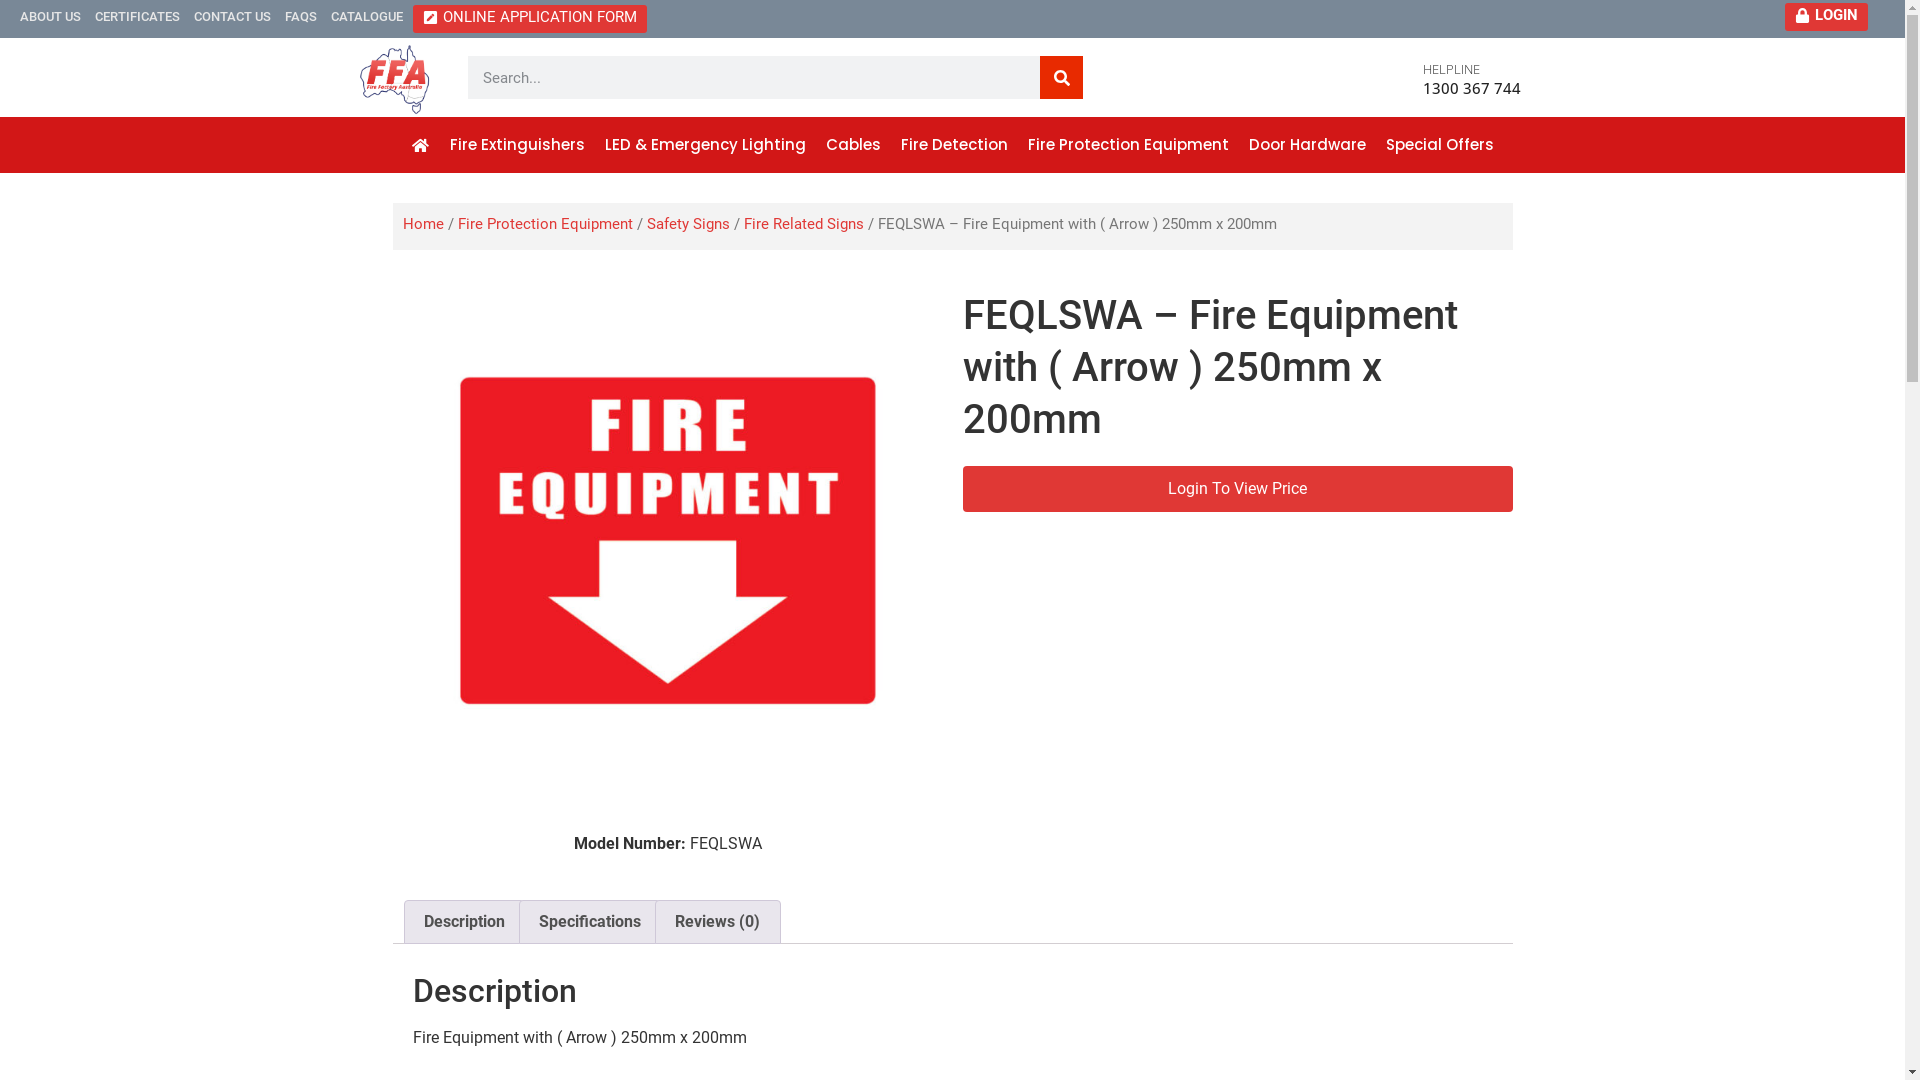 The width and height of the screenshot is (1920, 1080). Describe the element at coordinates (717, 921) in the screenshot. I see `'Reviews (0)'` at that location.